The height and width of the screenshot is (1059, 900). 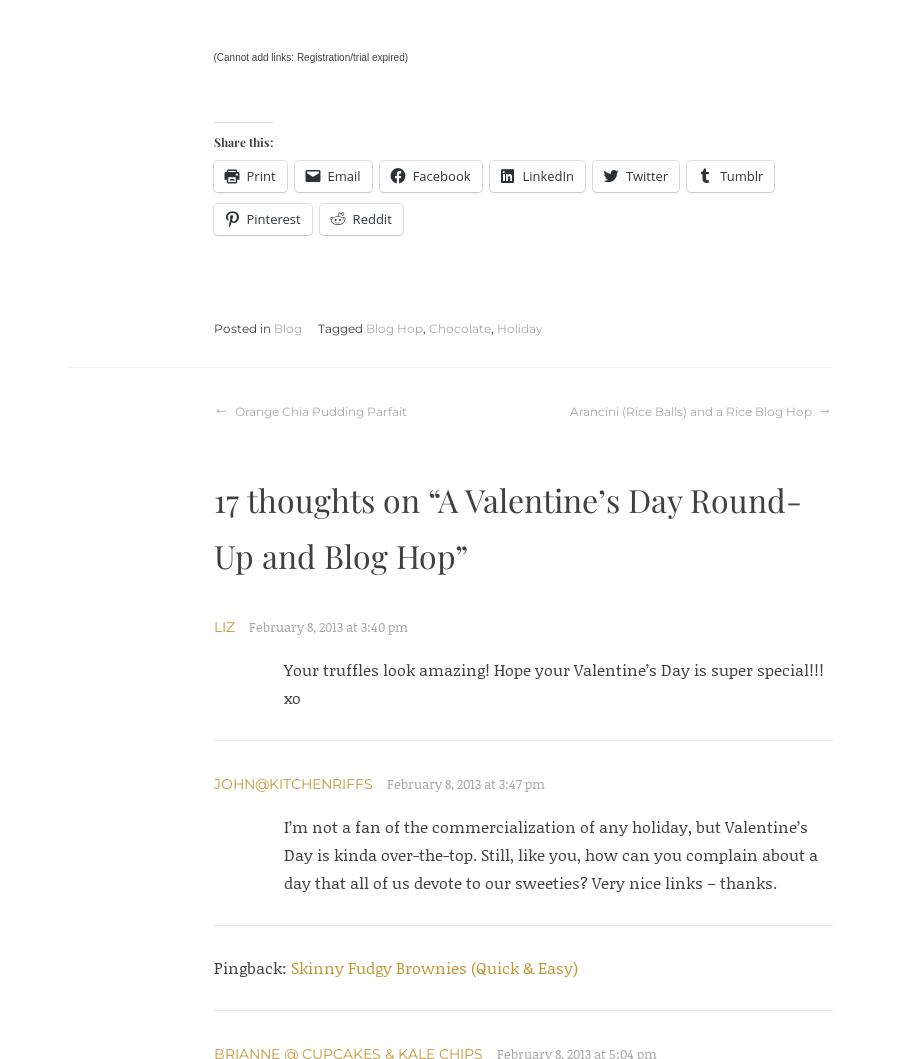 What do you see at coordinates (551, 683) in the screenshot?
I see `'Your truffles look amazing! Hope your Valentine’s Day is super special!!! xo'` at bounding box center [551, 683].